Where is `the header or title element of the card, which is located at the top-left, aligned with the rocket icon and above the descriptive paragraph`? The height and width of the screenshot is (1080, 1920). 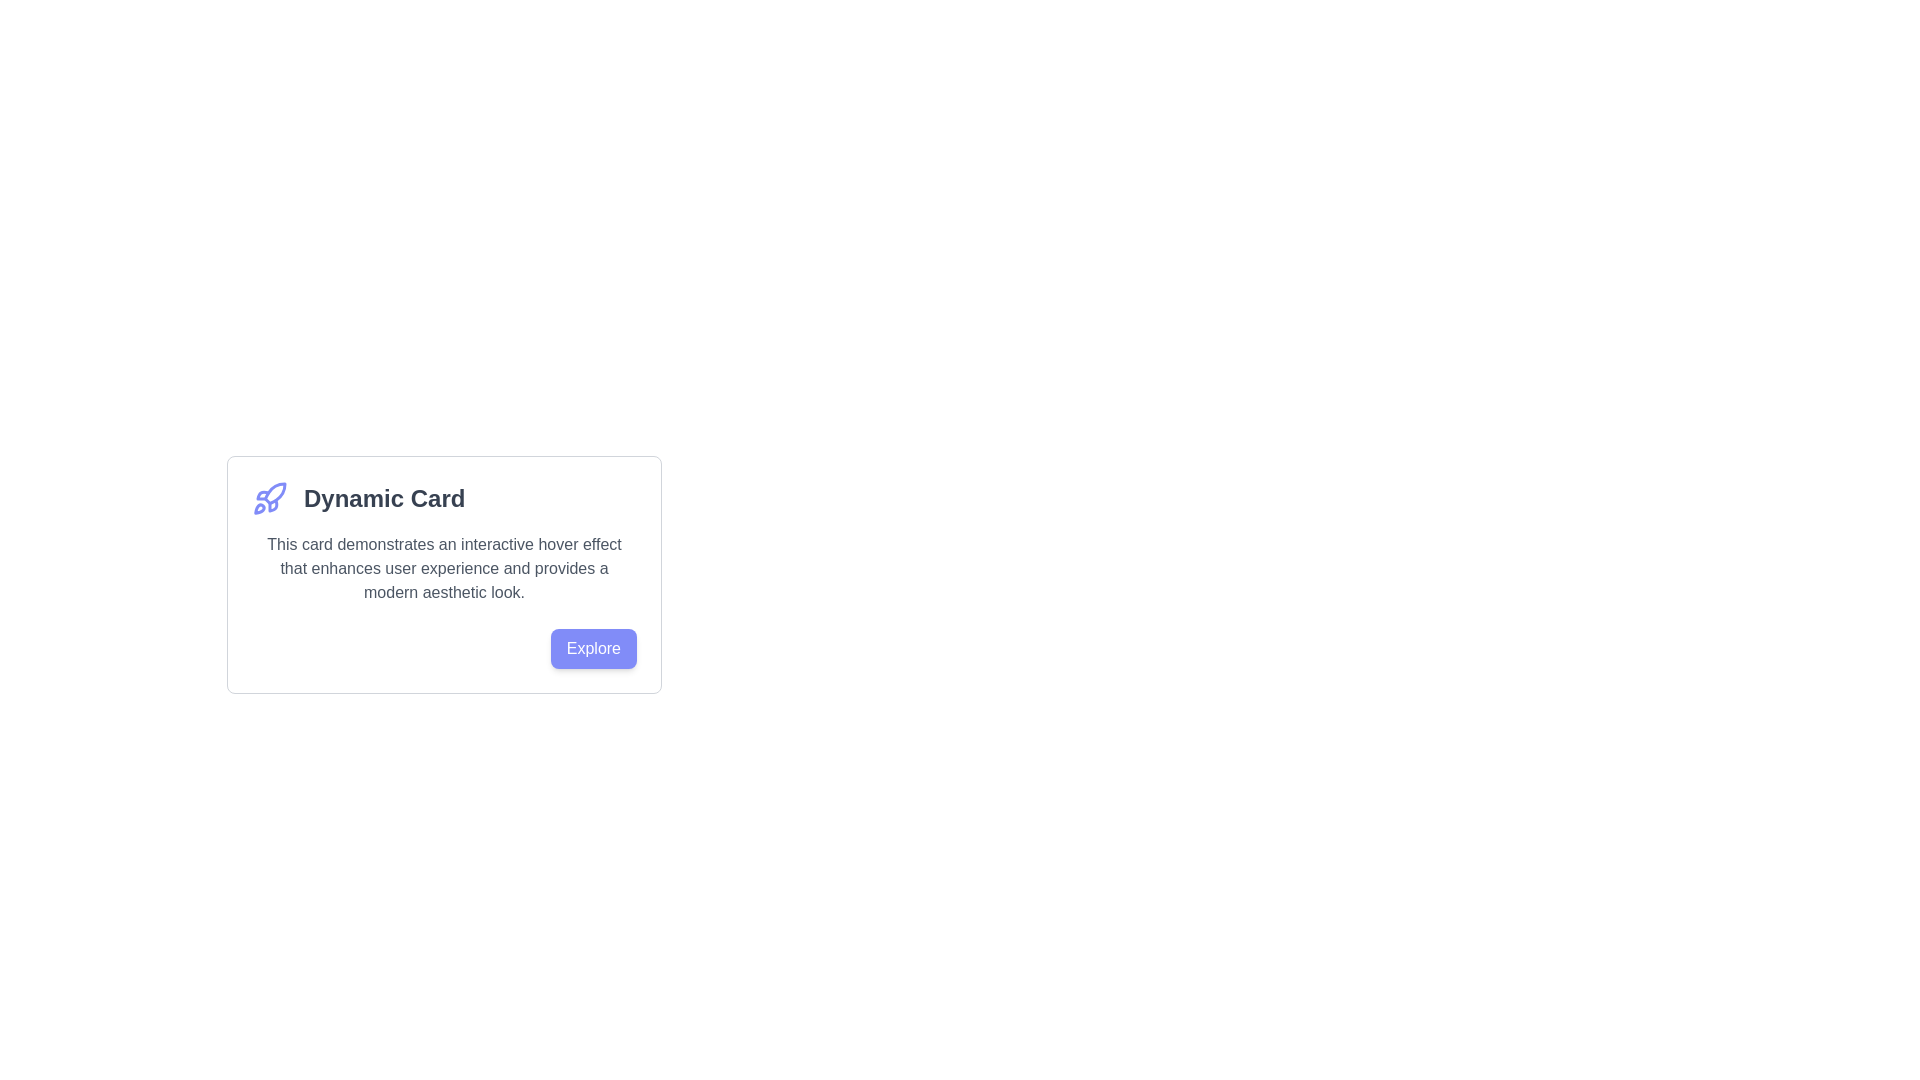
the header or title element of the card, which is located at the top-left, aligned with the rocket icon and above the descriptive paragraph is located at coordinates (443, 497).